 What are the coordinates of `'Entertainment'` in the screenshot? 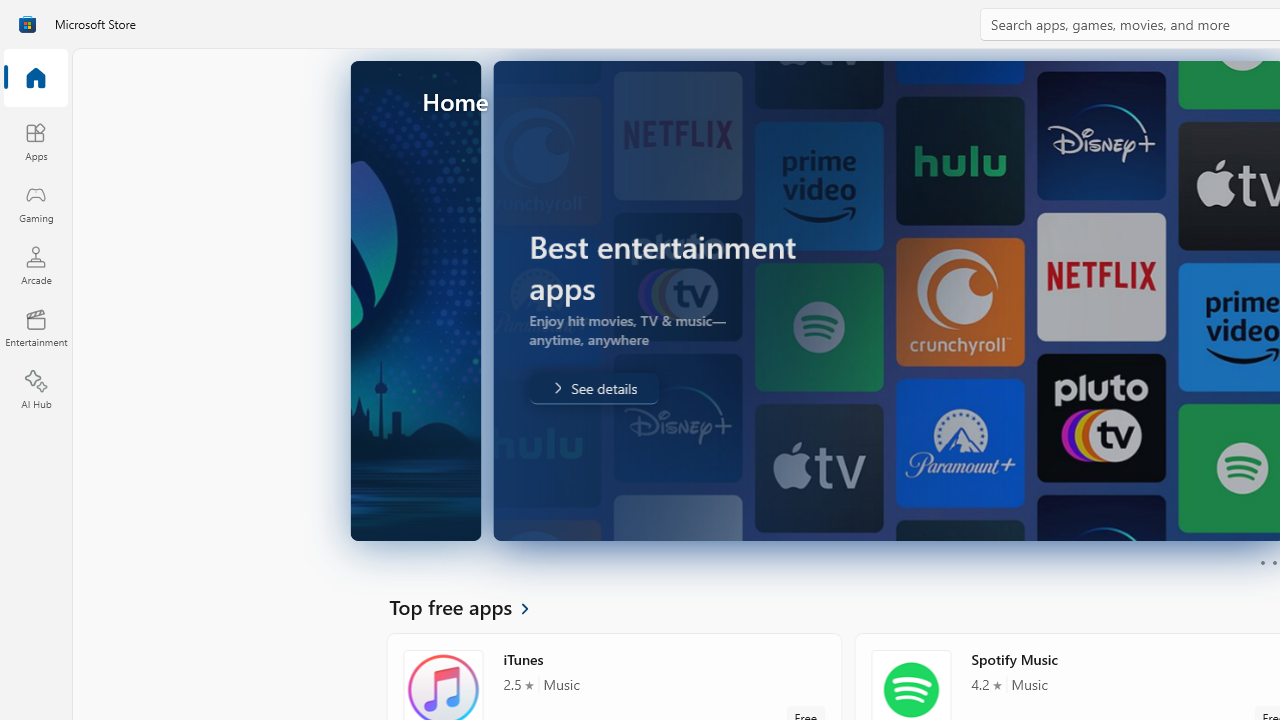 It's located at (35, 326).